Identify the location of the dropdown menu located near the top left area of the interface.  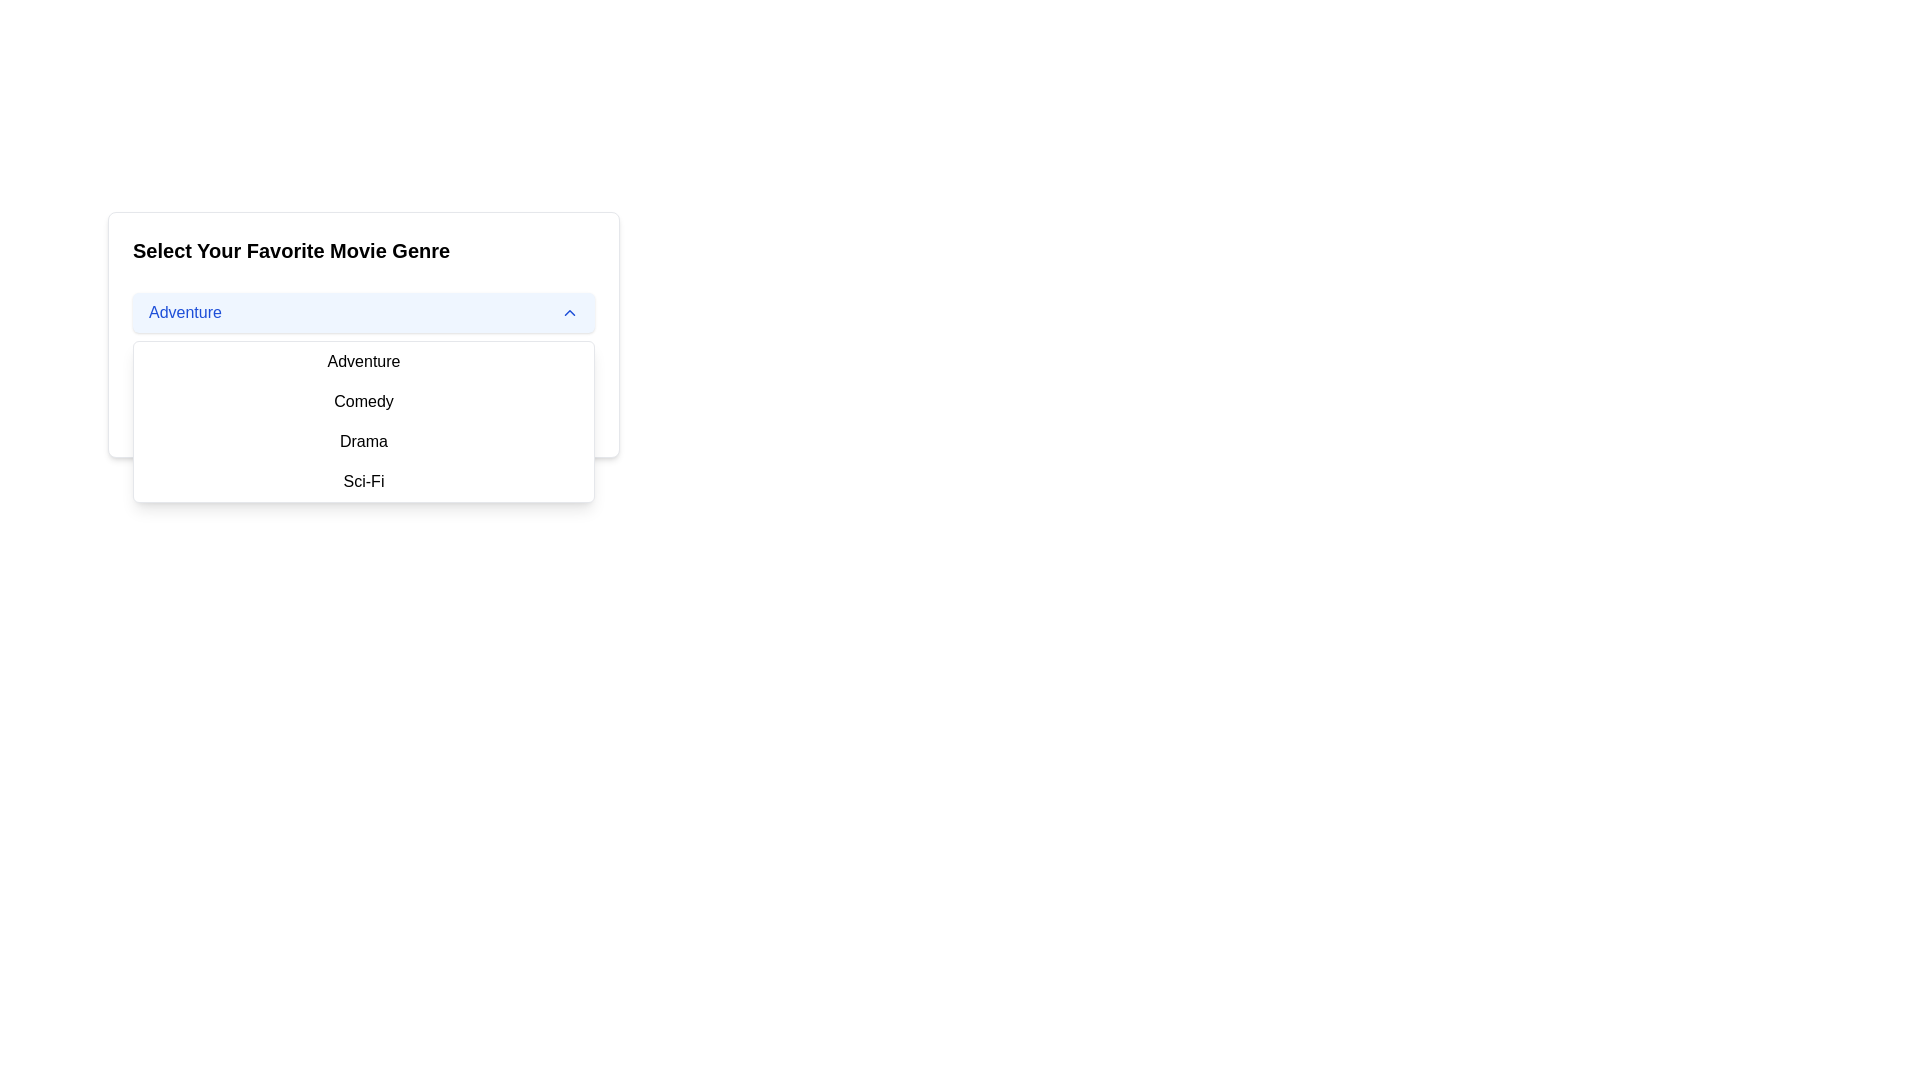
(364, 334).